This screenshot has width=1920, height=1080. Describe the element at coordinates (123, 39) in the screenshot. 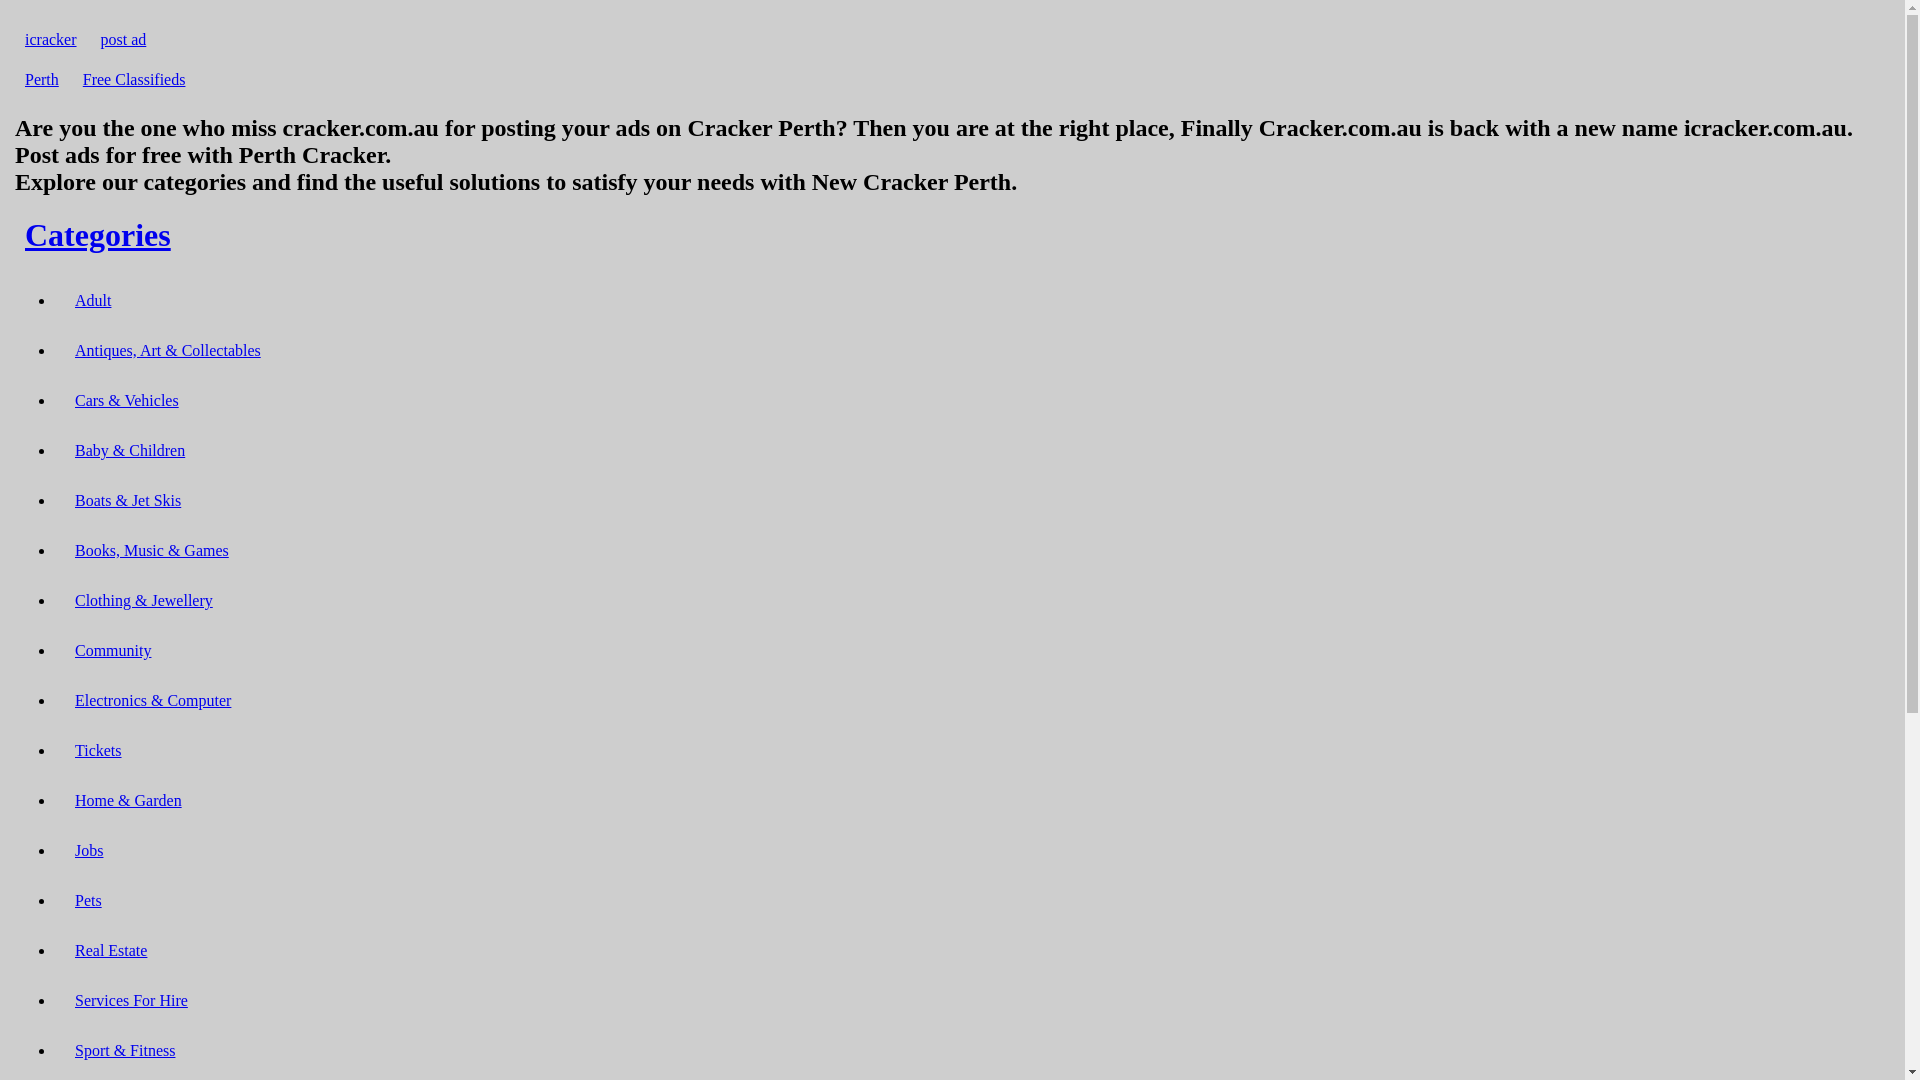

I see `'post ad'` at that location.